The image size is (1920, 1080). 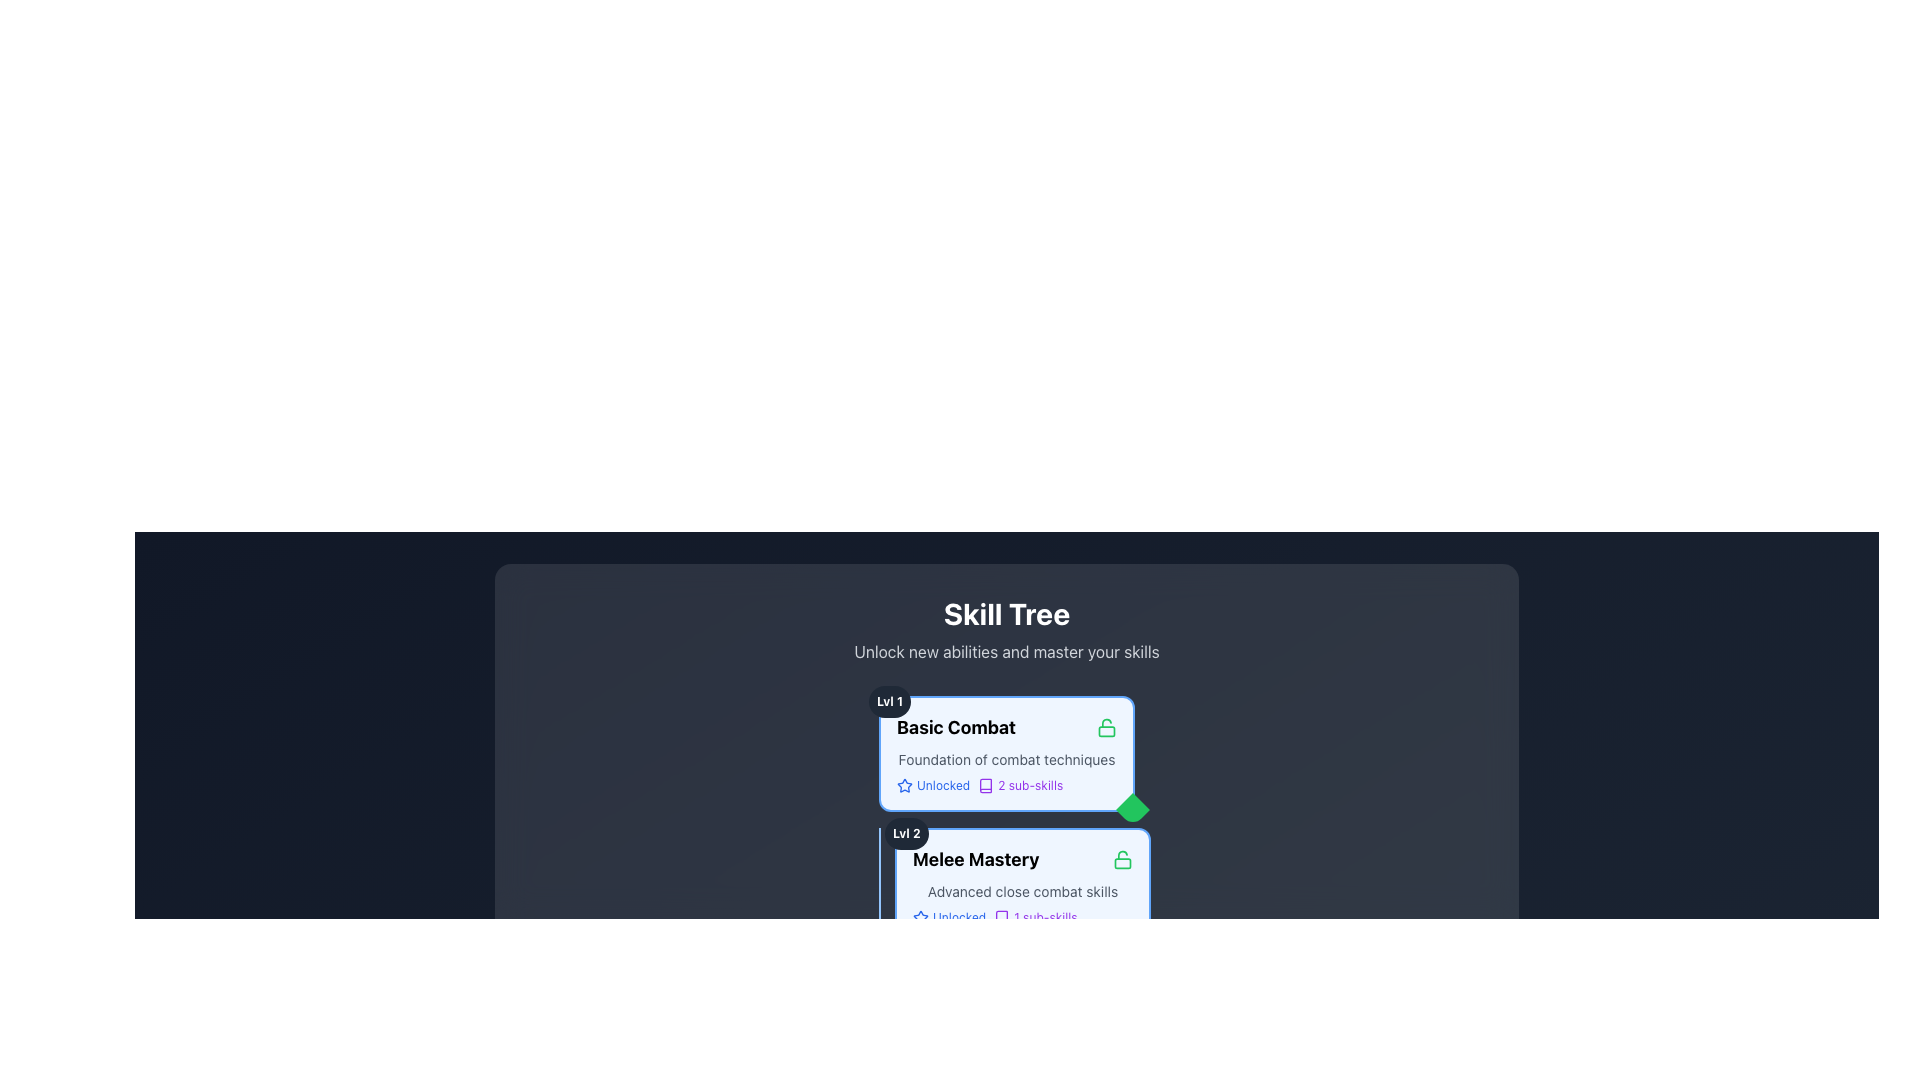 I want to click on the label indicating the level of the 'Basic Combat' skill, which is positioned above the main text content in the skill tree interface, so click(x=889, y=701).